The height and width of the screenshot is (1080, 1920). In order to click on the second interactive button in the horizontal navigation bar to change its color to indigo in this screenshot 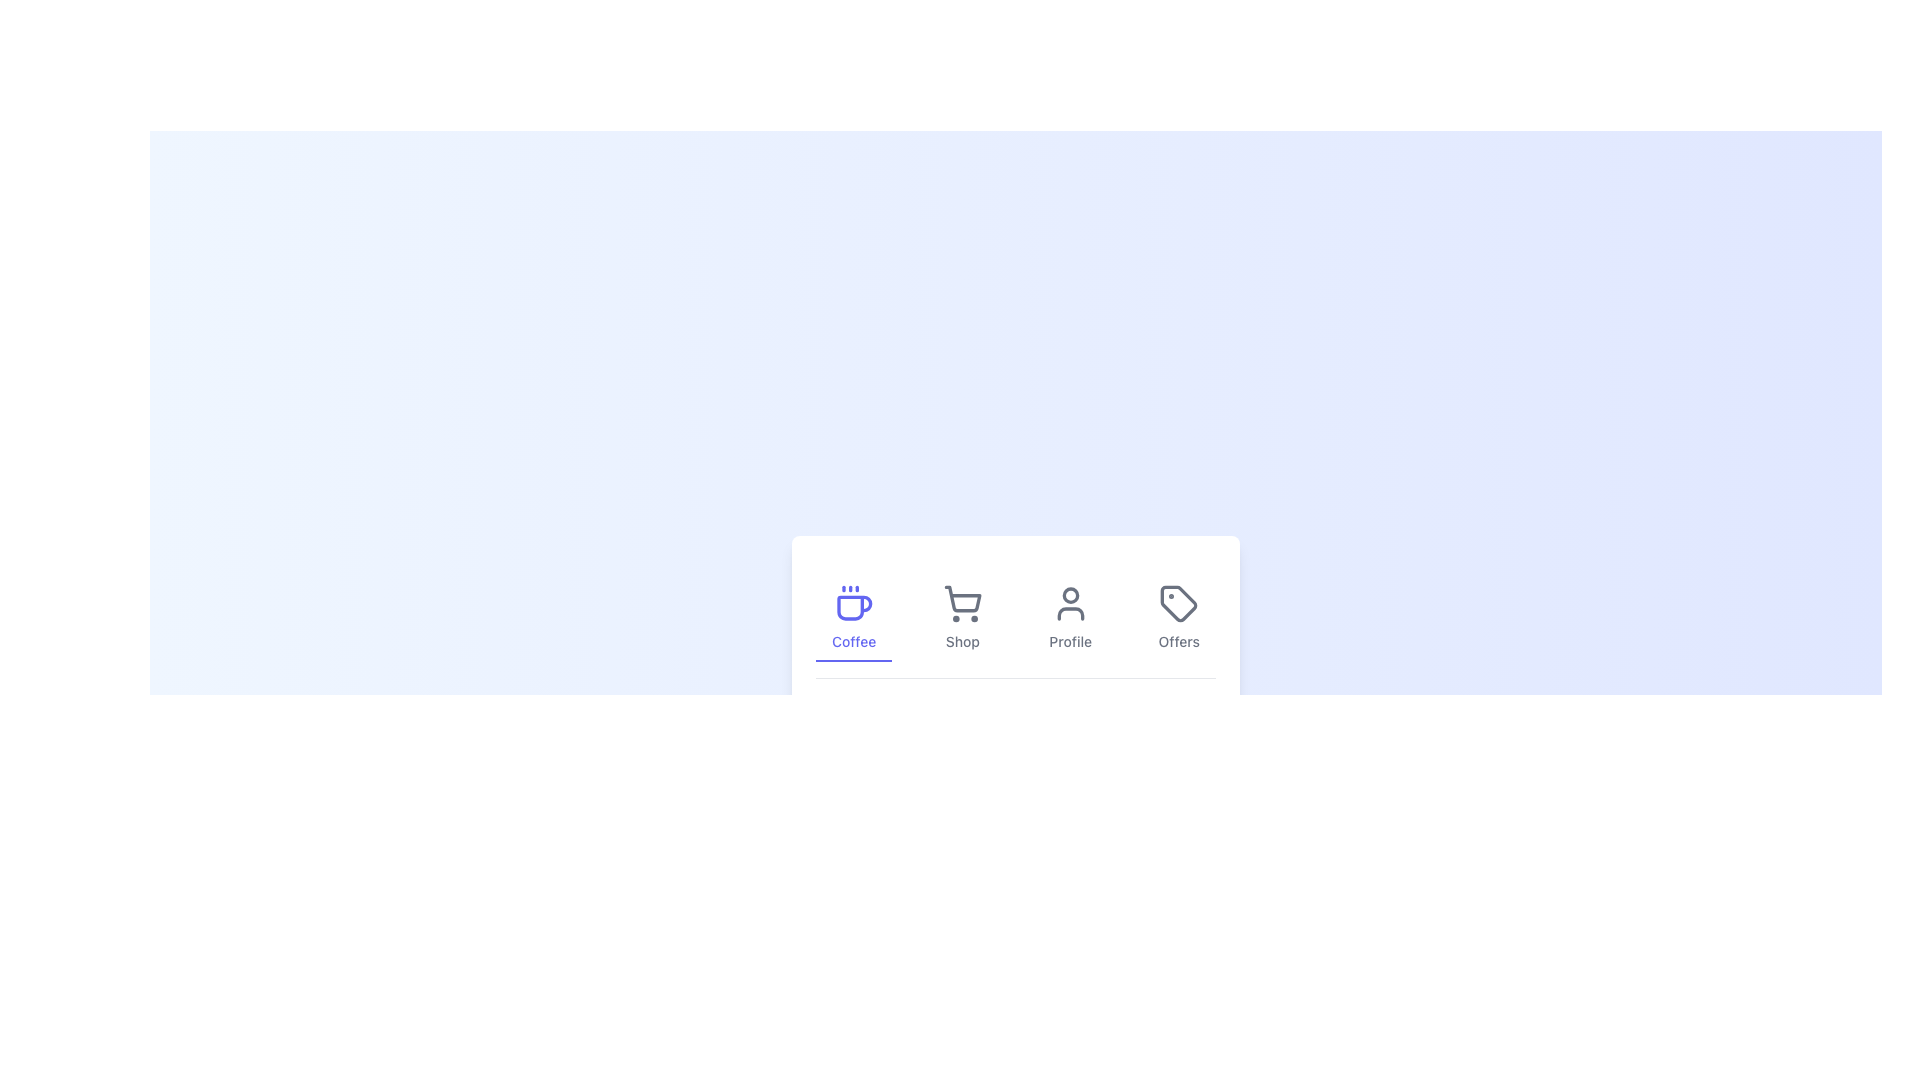, I will do `click(962, 617)`.